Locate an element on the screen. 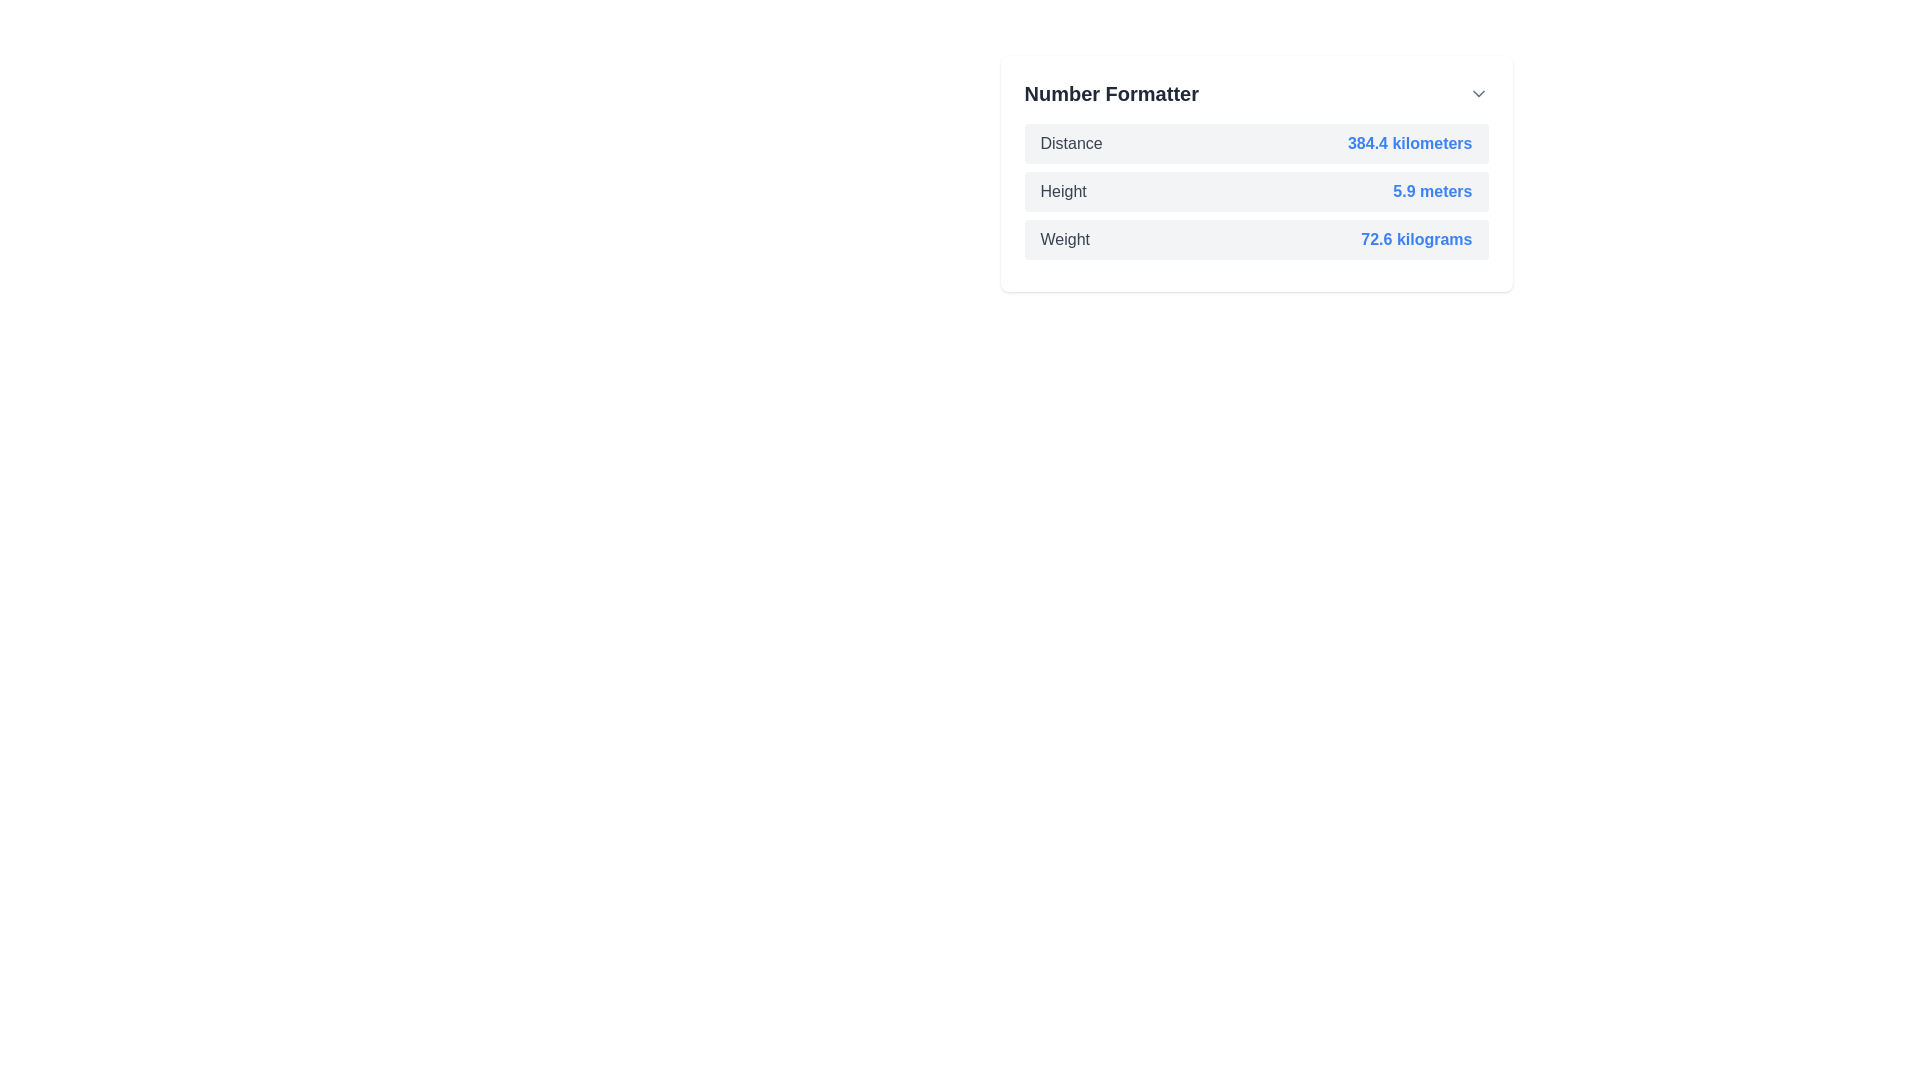 The image size is (1920, 1080). displayed content of the 'Weight' text label, which is a display-only component located in the third row of numerical information, adjacent to the 'Weight' label is located at coordinates (1415, 238).